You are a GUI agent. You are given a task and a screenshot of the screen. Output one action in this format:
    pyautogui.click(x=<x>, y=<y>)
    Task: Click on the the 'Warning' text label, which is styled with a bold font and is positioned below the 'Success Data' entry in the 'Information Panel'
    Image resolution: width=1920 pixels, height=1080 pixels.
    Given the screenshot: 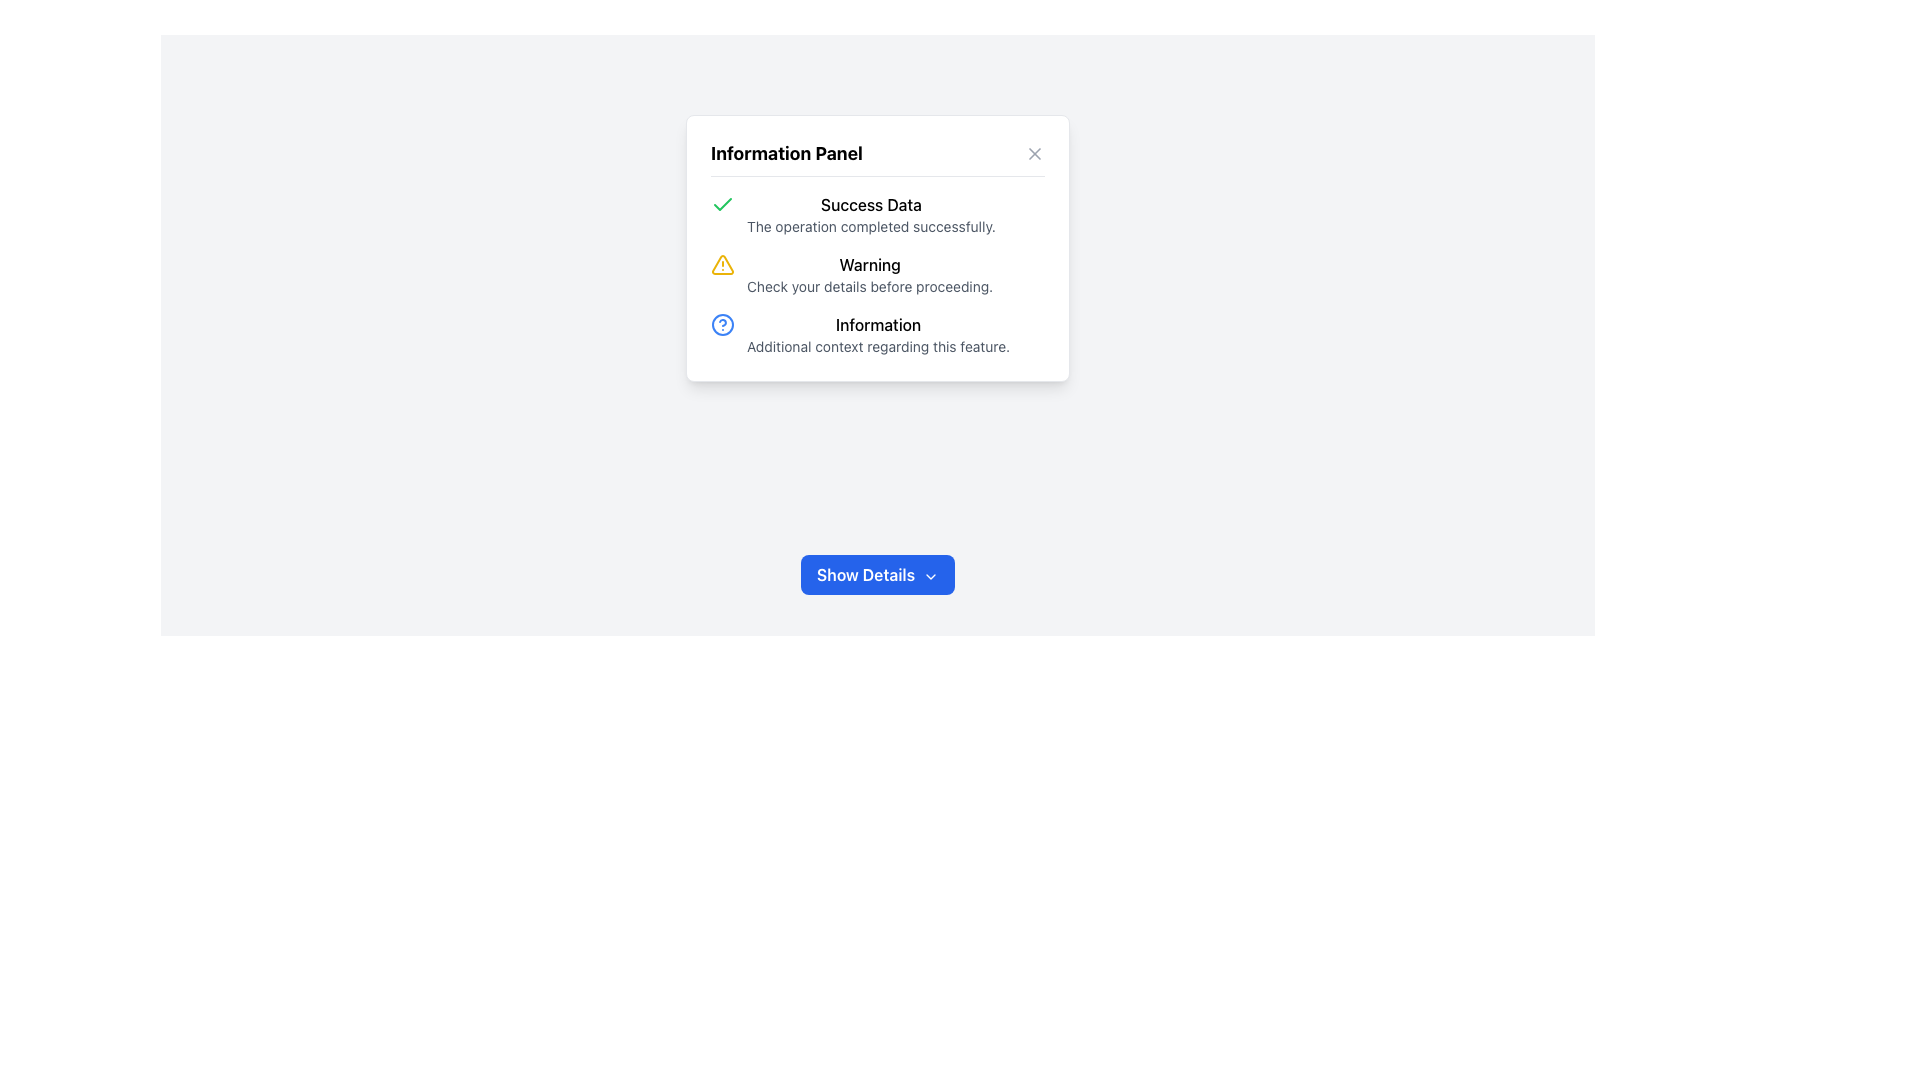 What is the action you would take?
    pyautogui.click(x=870, y=264)
    